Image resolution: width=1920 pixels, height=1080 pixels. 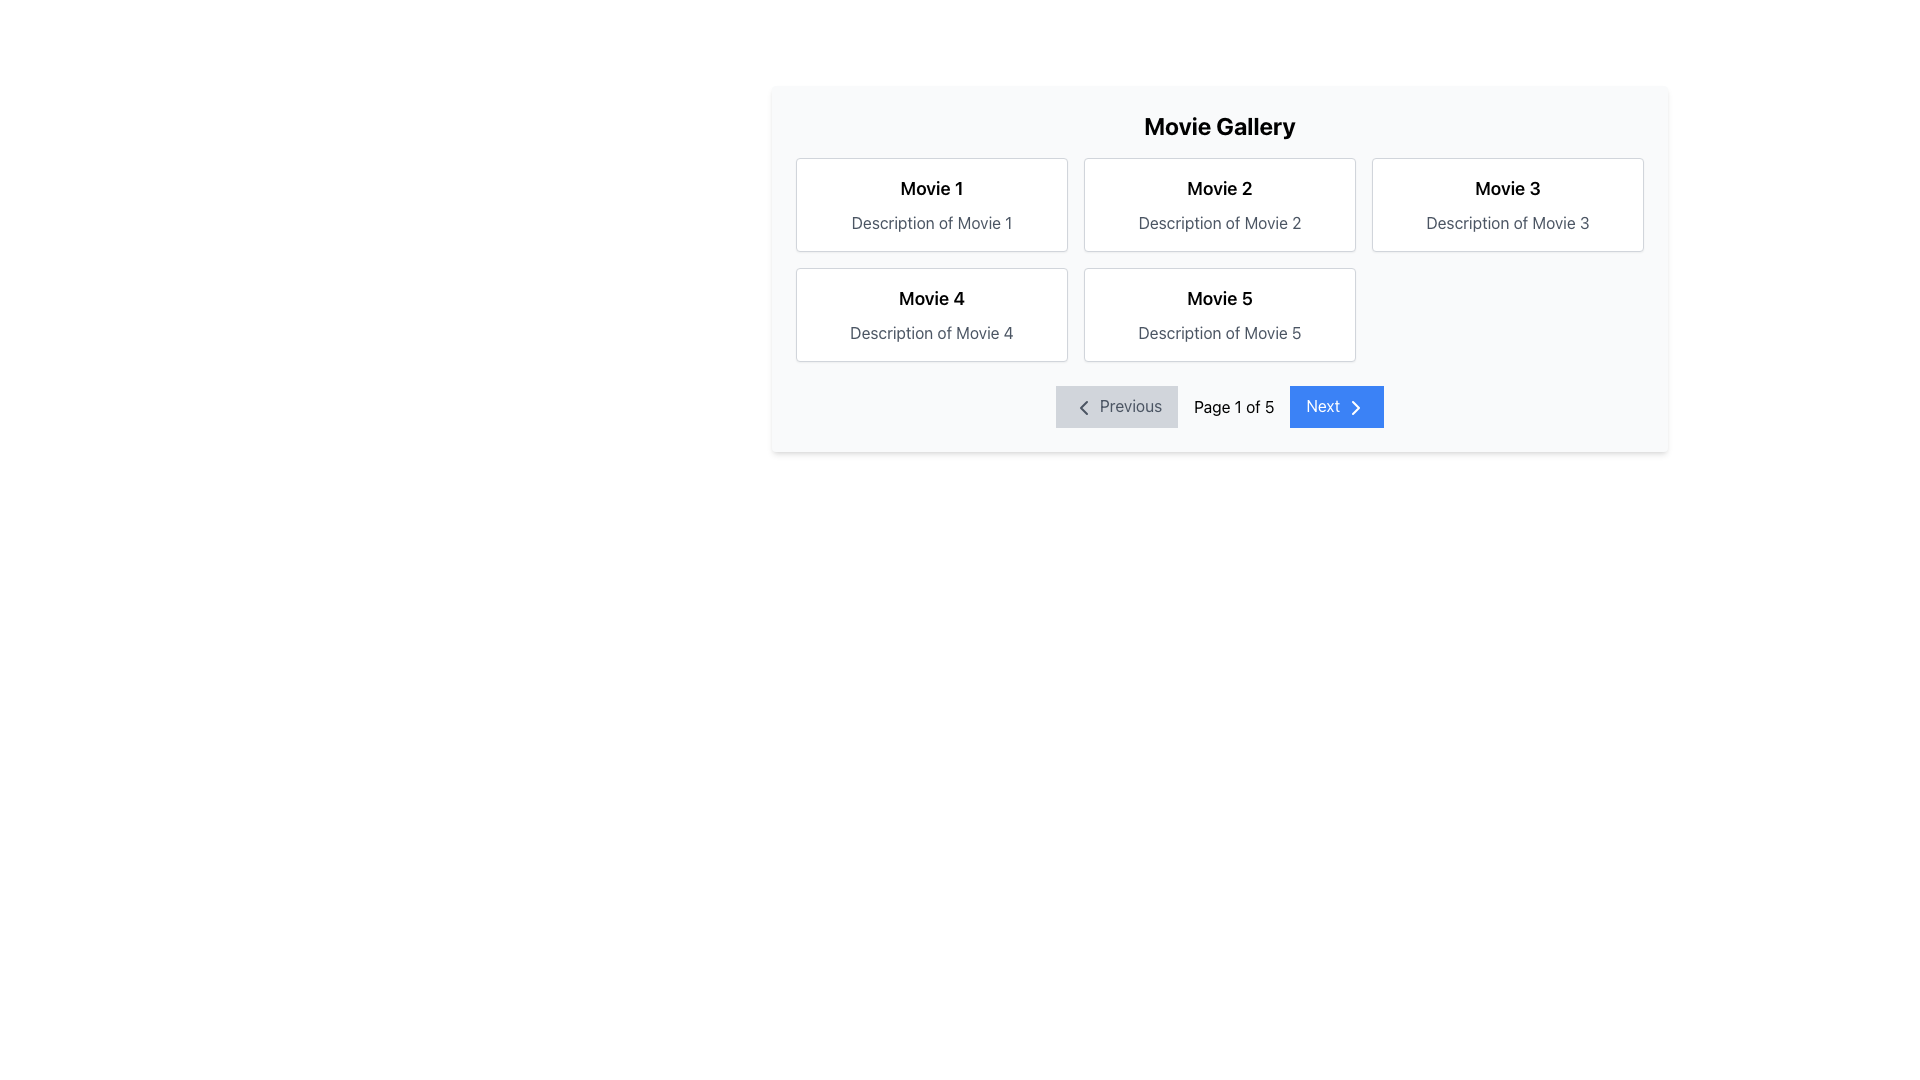 I want to click on the left-facing chevron icon part of the 'Previous' button, which is styled in dark gray and positioned to the left of the 'Previous' text, so click(x=1082, y=406).